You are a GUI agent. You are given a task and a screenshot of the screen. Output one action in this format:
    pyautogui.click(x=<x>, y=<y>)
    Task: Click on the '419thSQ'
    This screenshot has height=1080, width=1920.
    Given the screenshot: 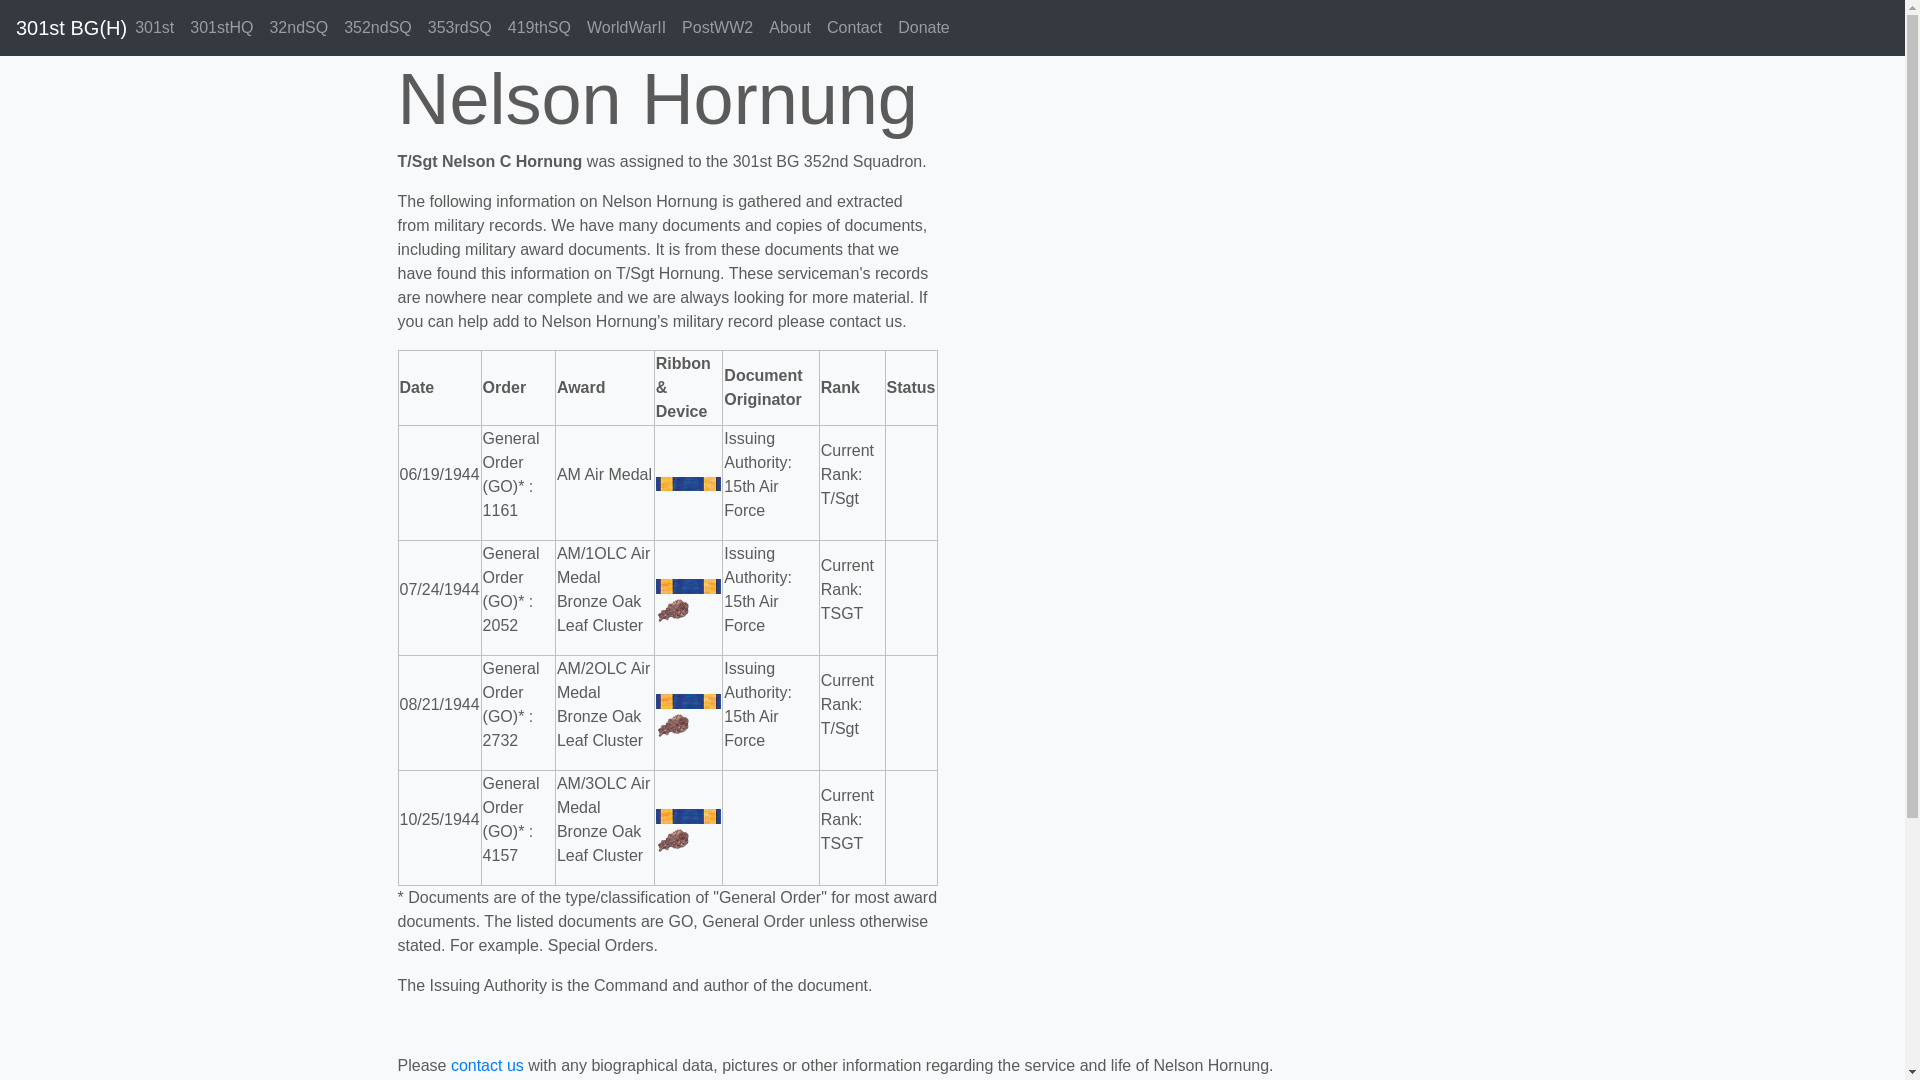 What is the action you would take?
    pyautogui.click(x=539, y=27)
    